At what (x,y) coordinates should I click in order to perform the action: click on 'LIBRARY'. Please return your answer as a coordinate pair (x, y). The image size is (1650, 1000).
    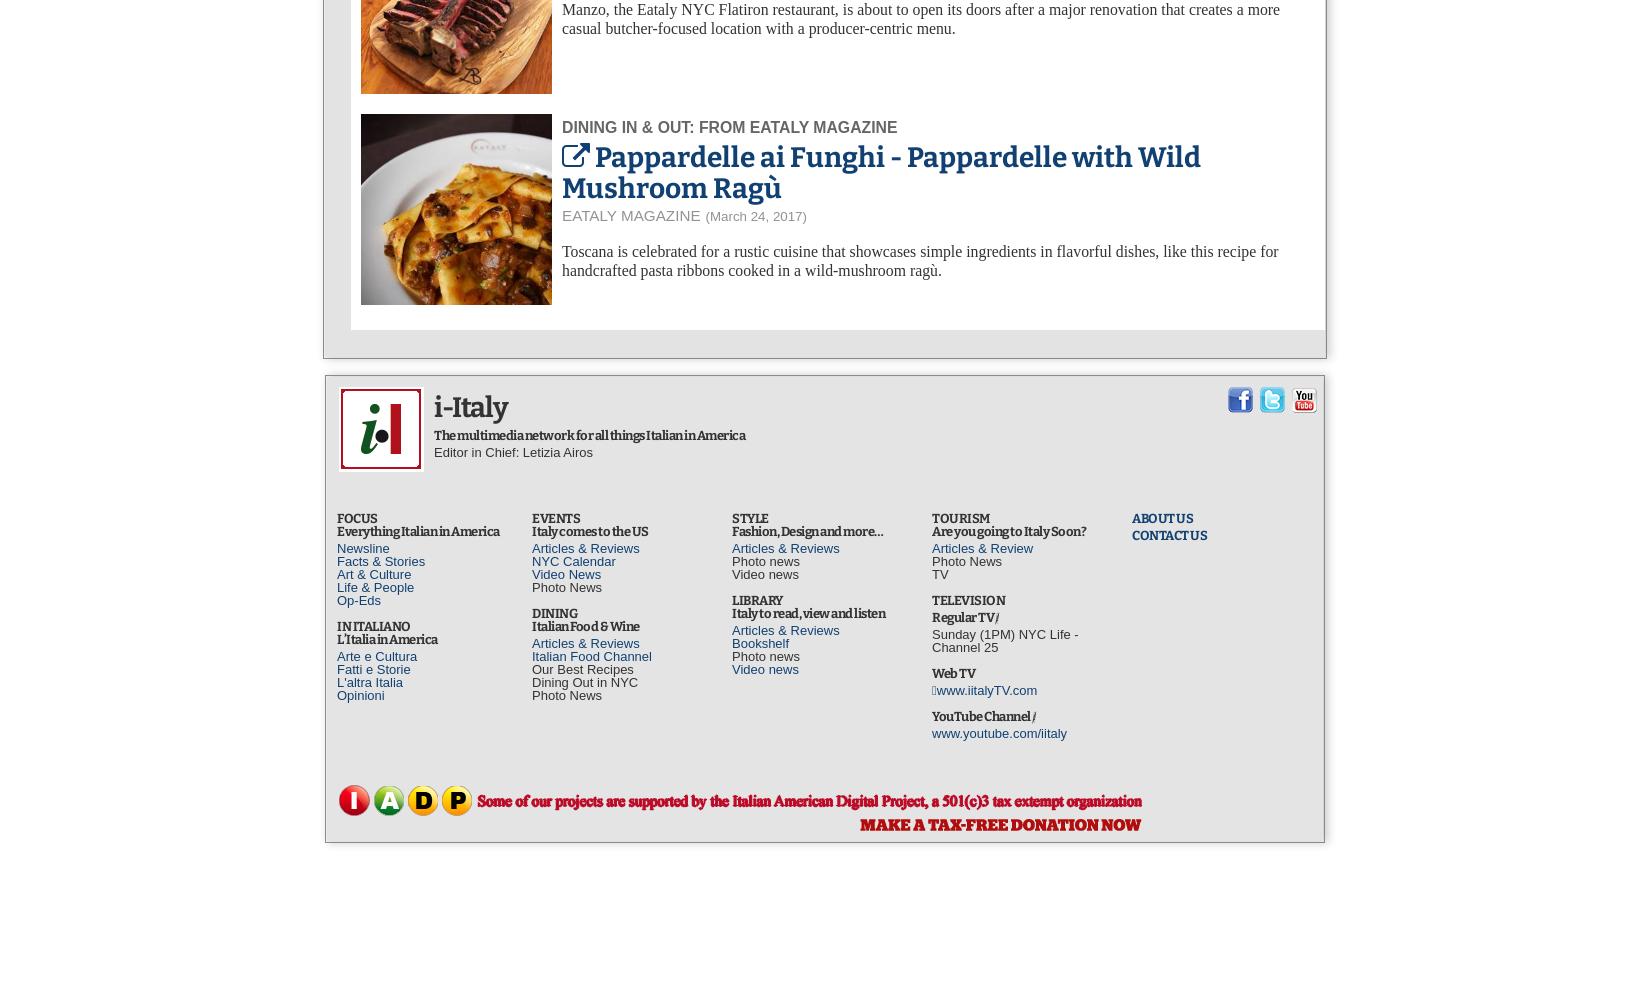
    Looking at the image, I should click on (756, 598).